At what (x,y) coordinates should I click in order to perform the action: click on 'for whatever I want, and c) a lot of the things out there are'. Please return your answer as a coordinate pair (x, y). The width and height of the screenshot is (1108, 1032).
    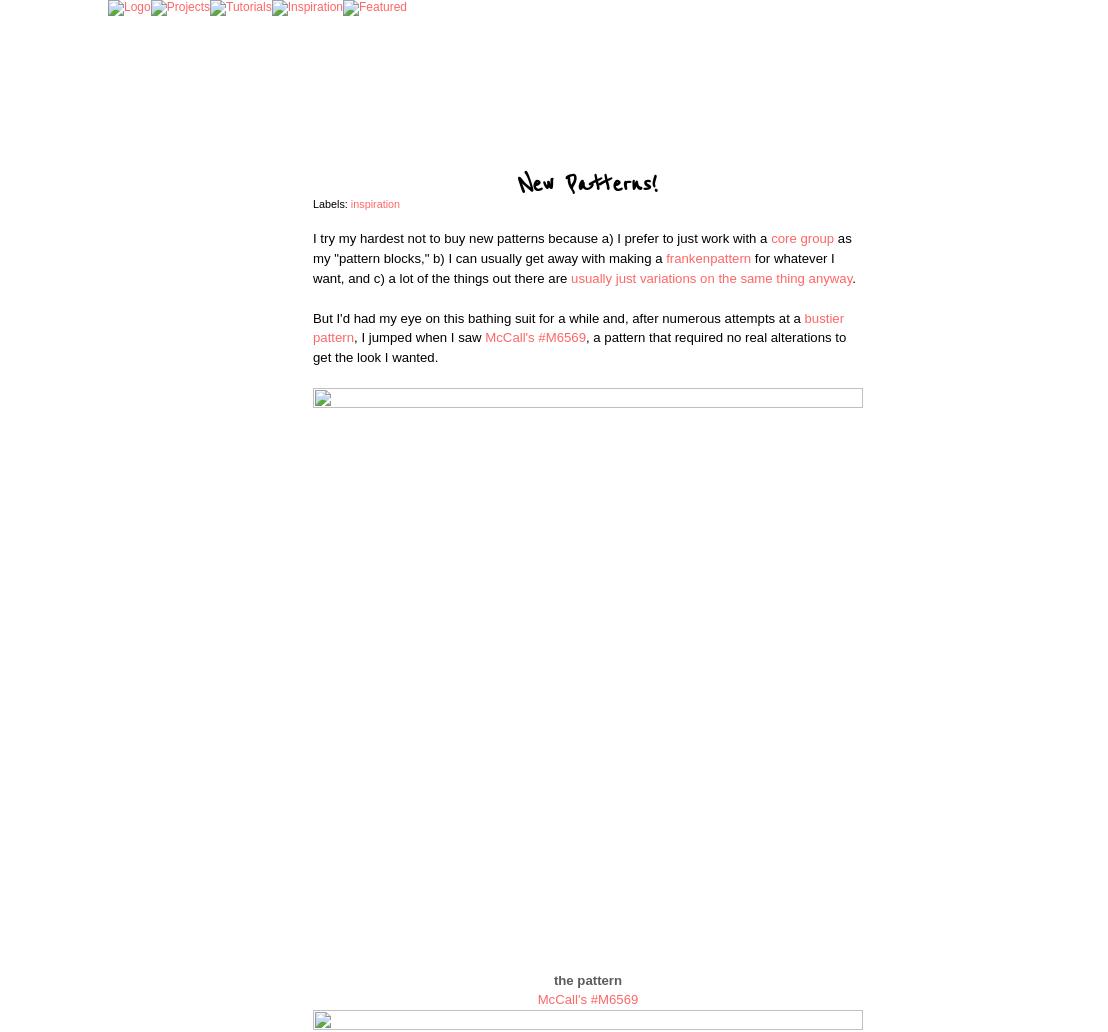
    Looking at the image, I should click on (313, 268).